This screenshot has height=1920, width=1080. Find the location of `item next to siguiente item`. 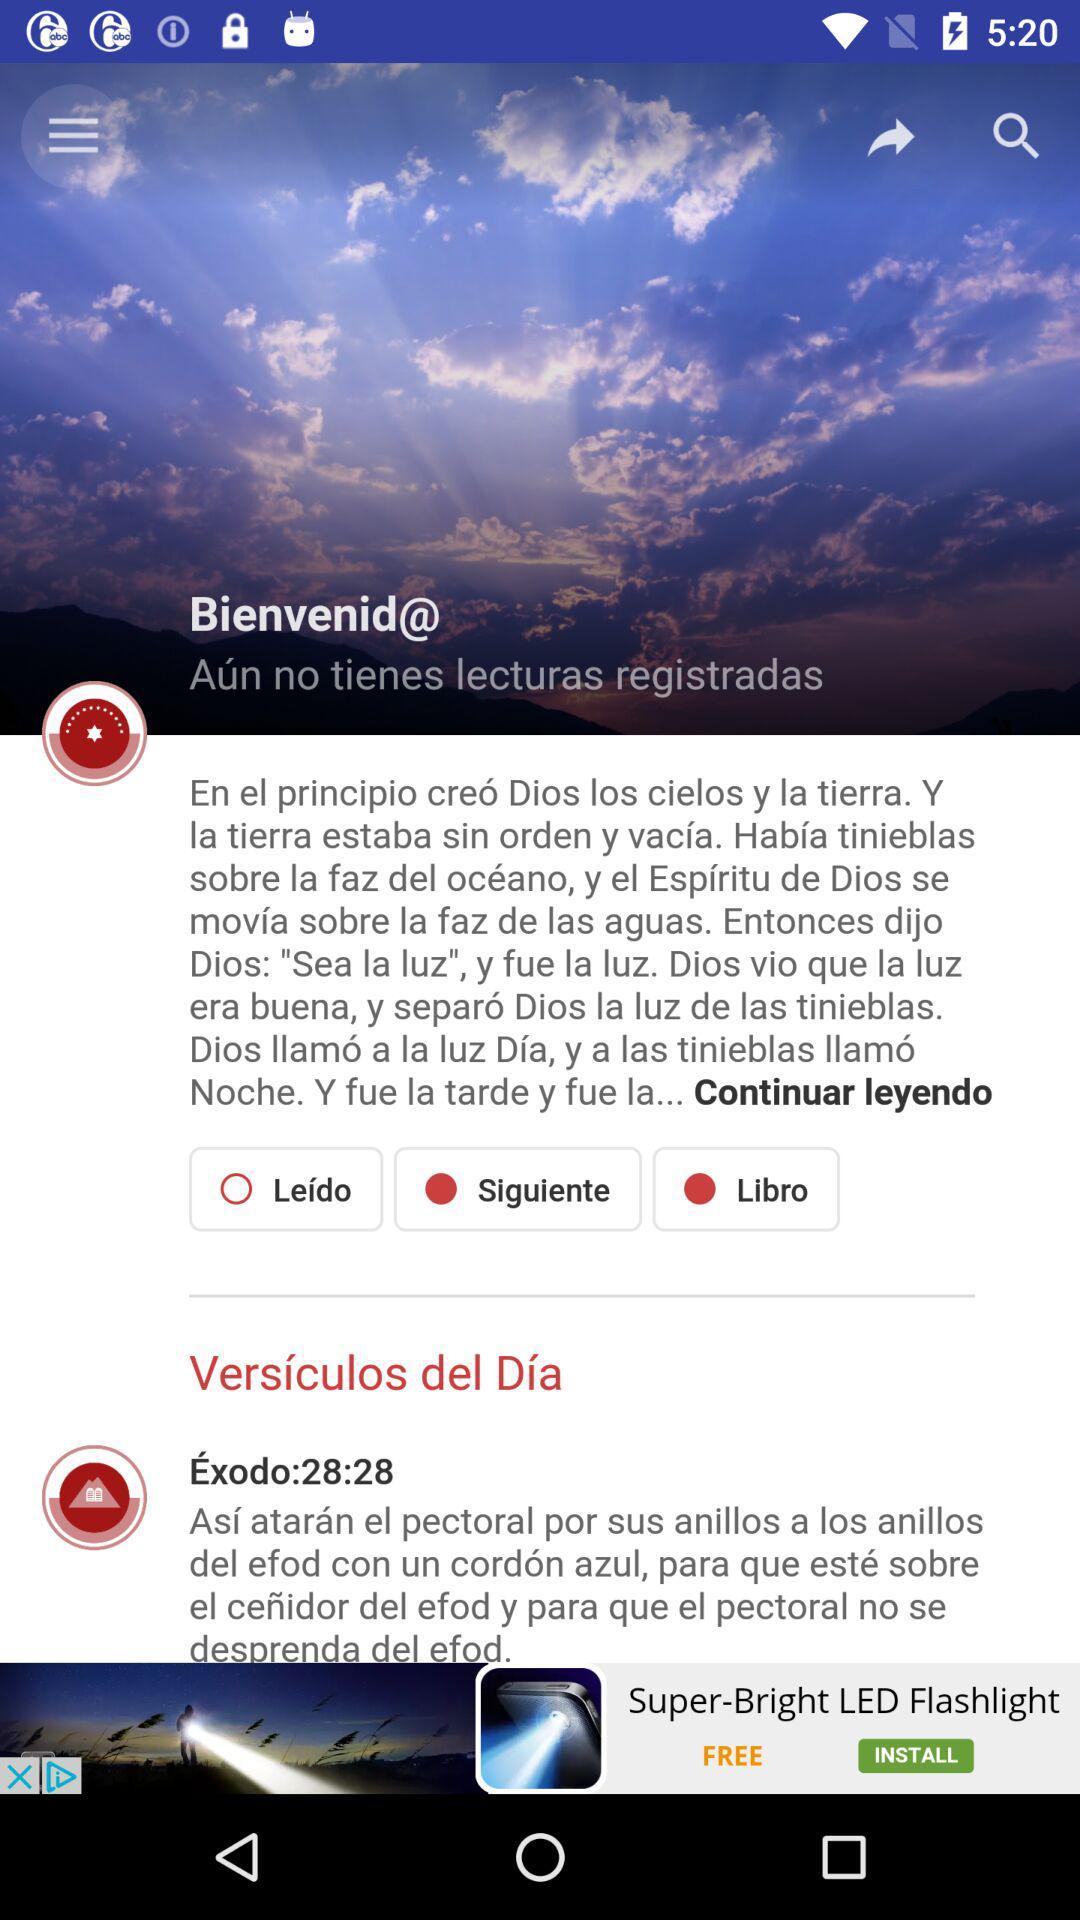

item next to siguiente item is located at coordinates (746, 1189).